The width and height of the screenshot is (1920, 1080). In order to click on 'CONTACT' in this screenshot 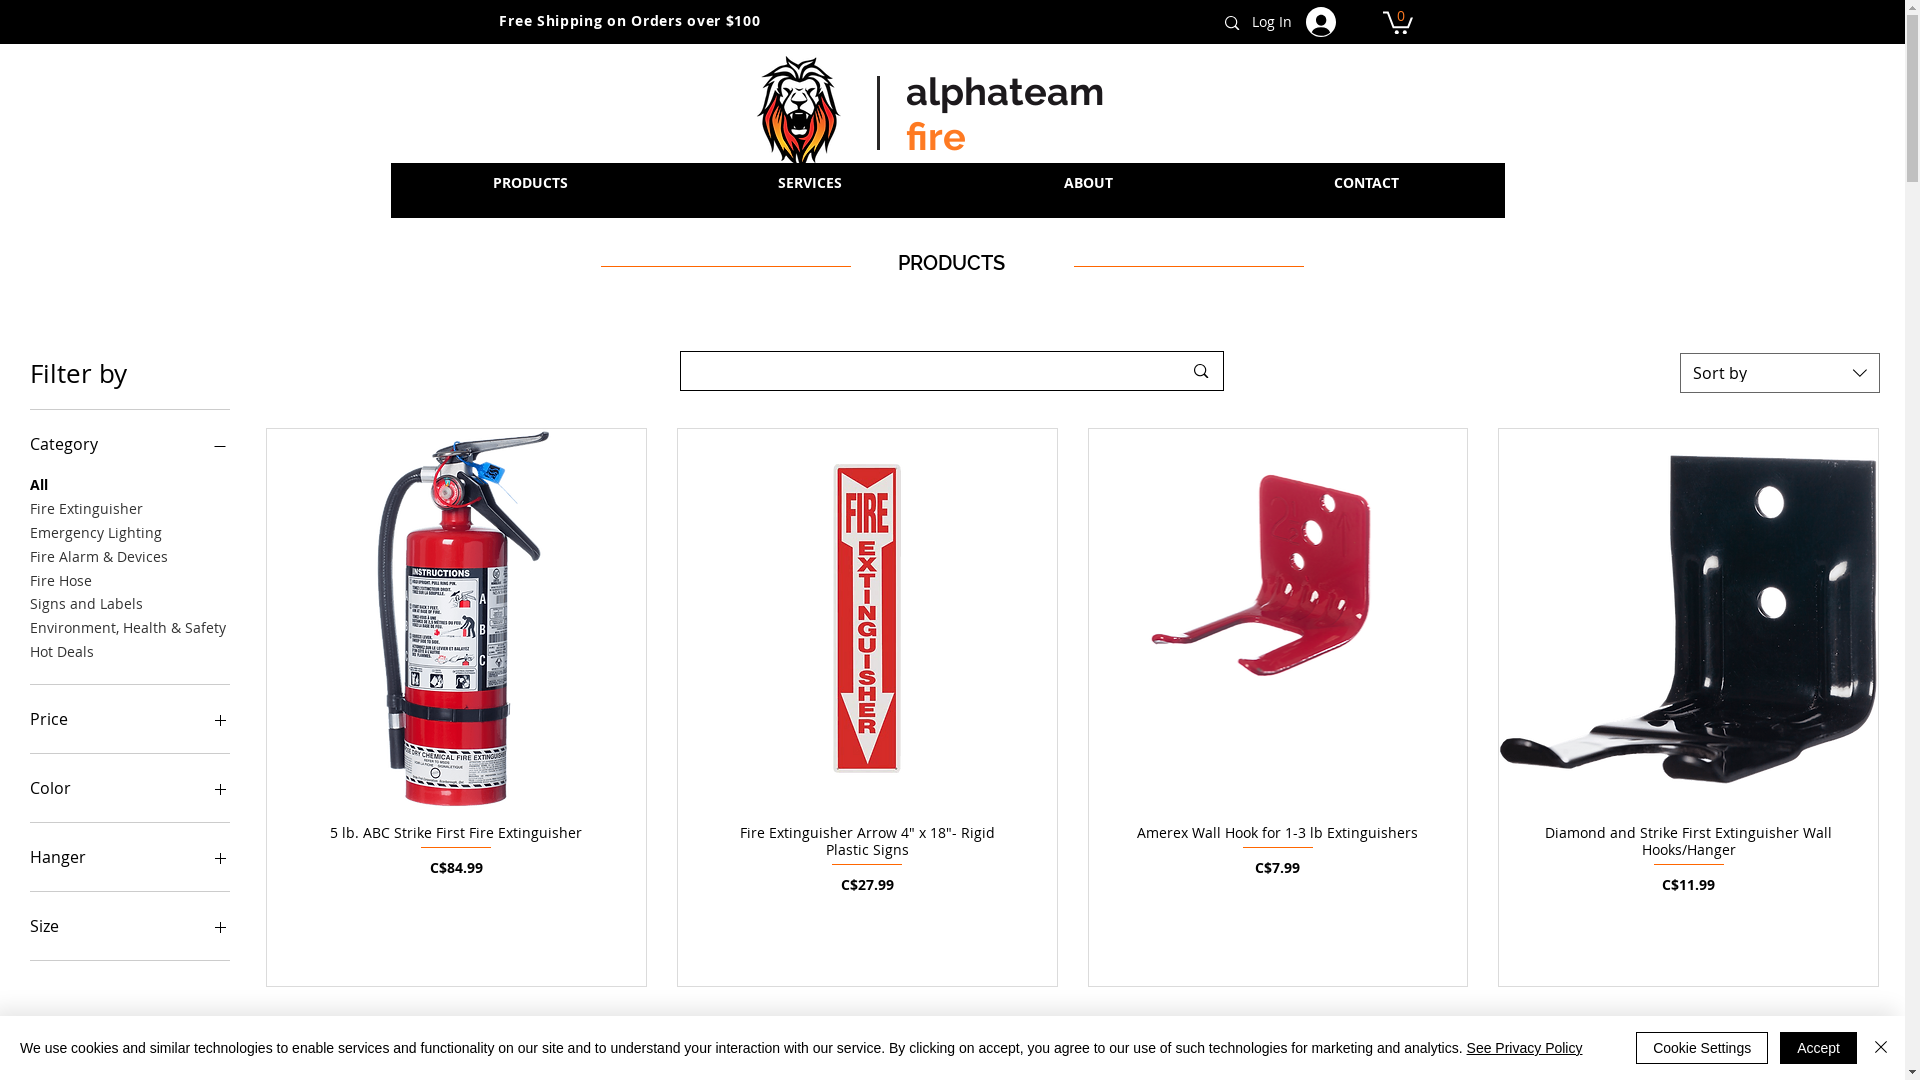, I will do `click(1363, 182)`.